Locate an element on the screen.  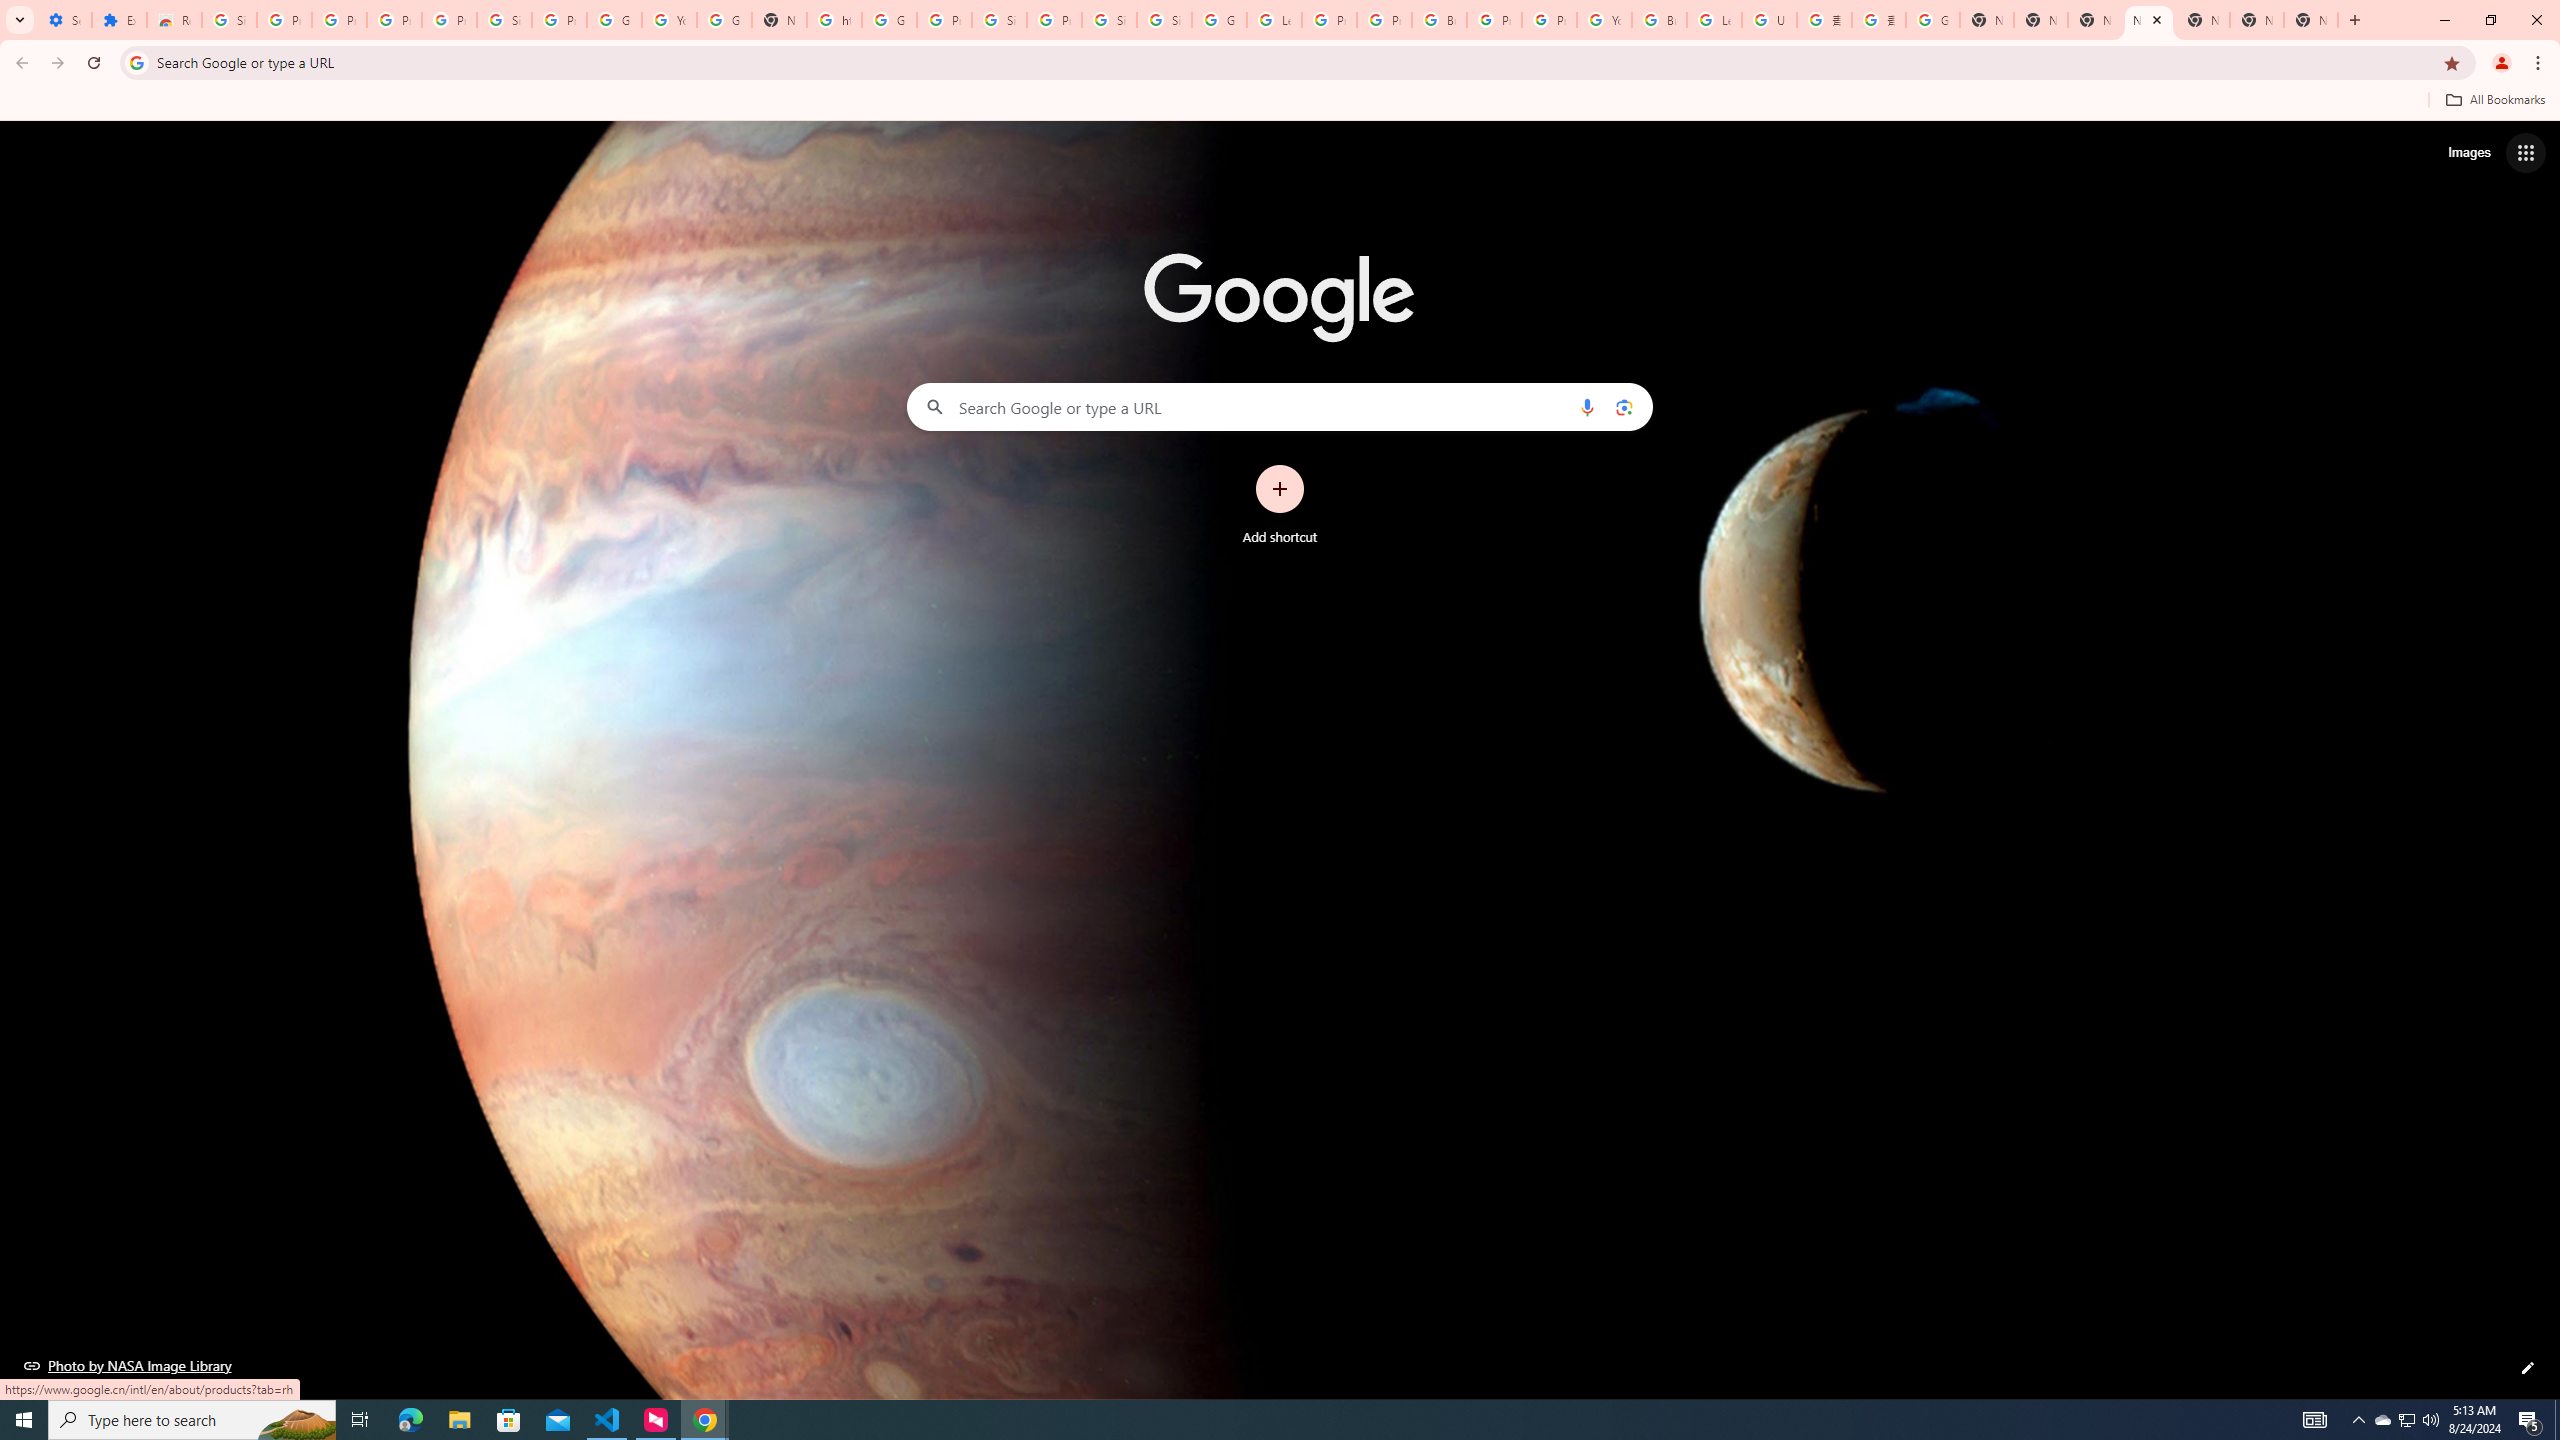
'Customize this page' is located at coordinates (2527, 1367).